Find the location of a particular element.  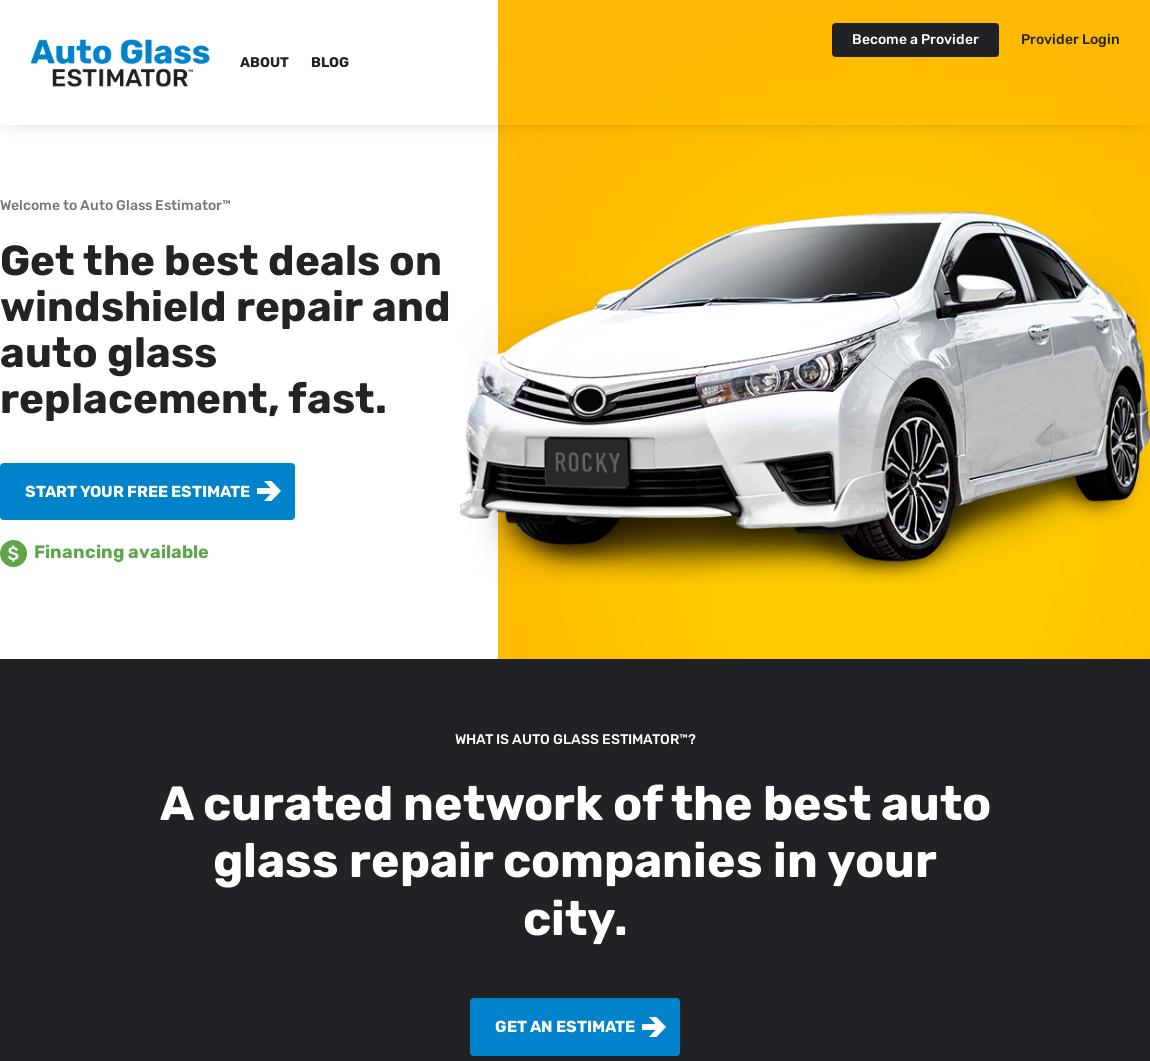

'Welcome to Auto Glass Estimator™' is located at coordinates (114, 204).